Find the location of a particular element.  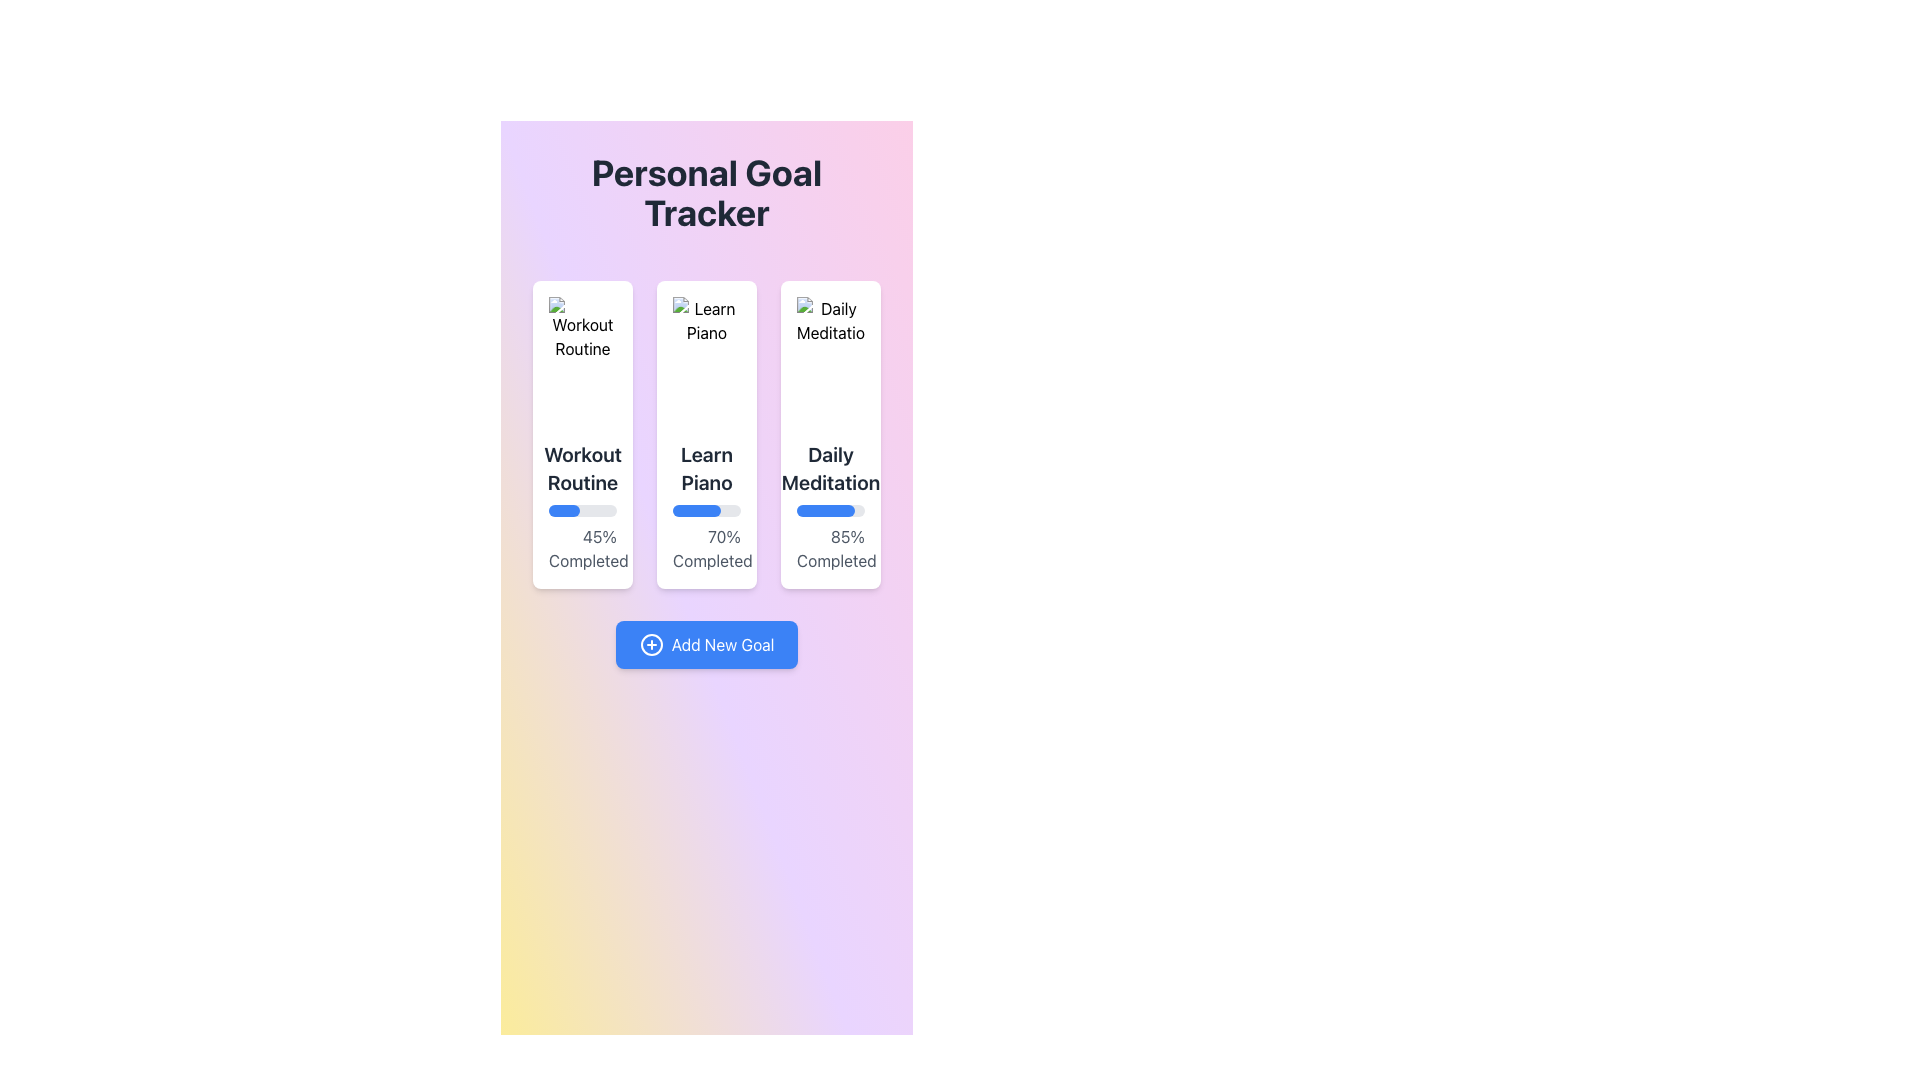

the Goal progress tracker card for Learning Piano, which is the middle card in a horizontal layout of three cards, displaying the current progress and visual indicator of completion is located at coordinates (706, 434).